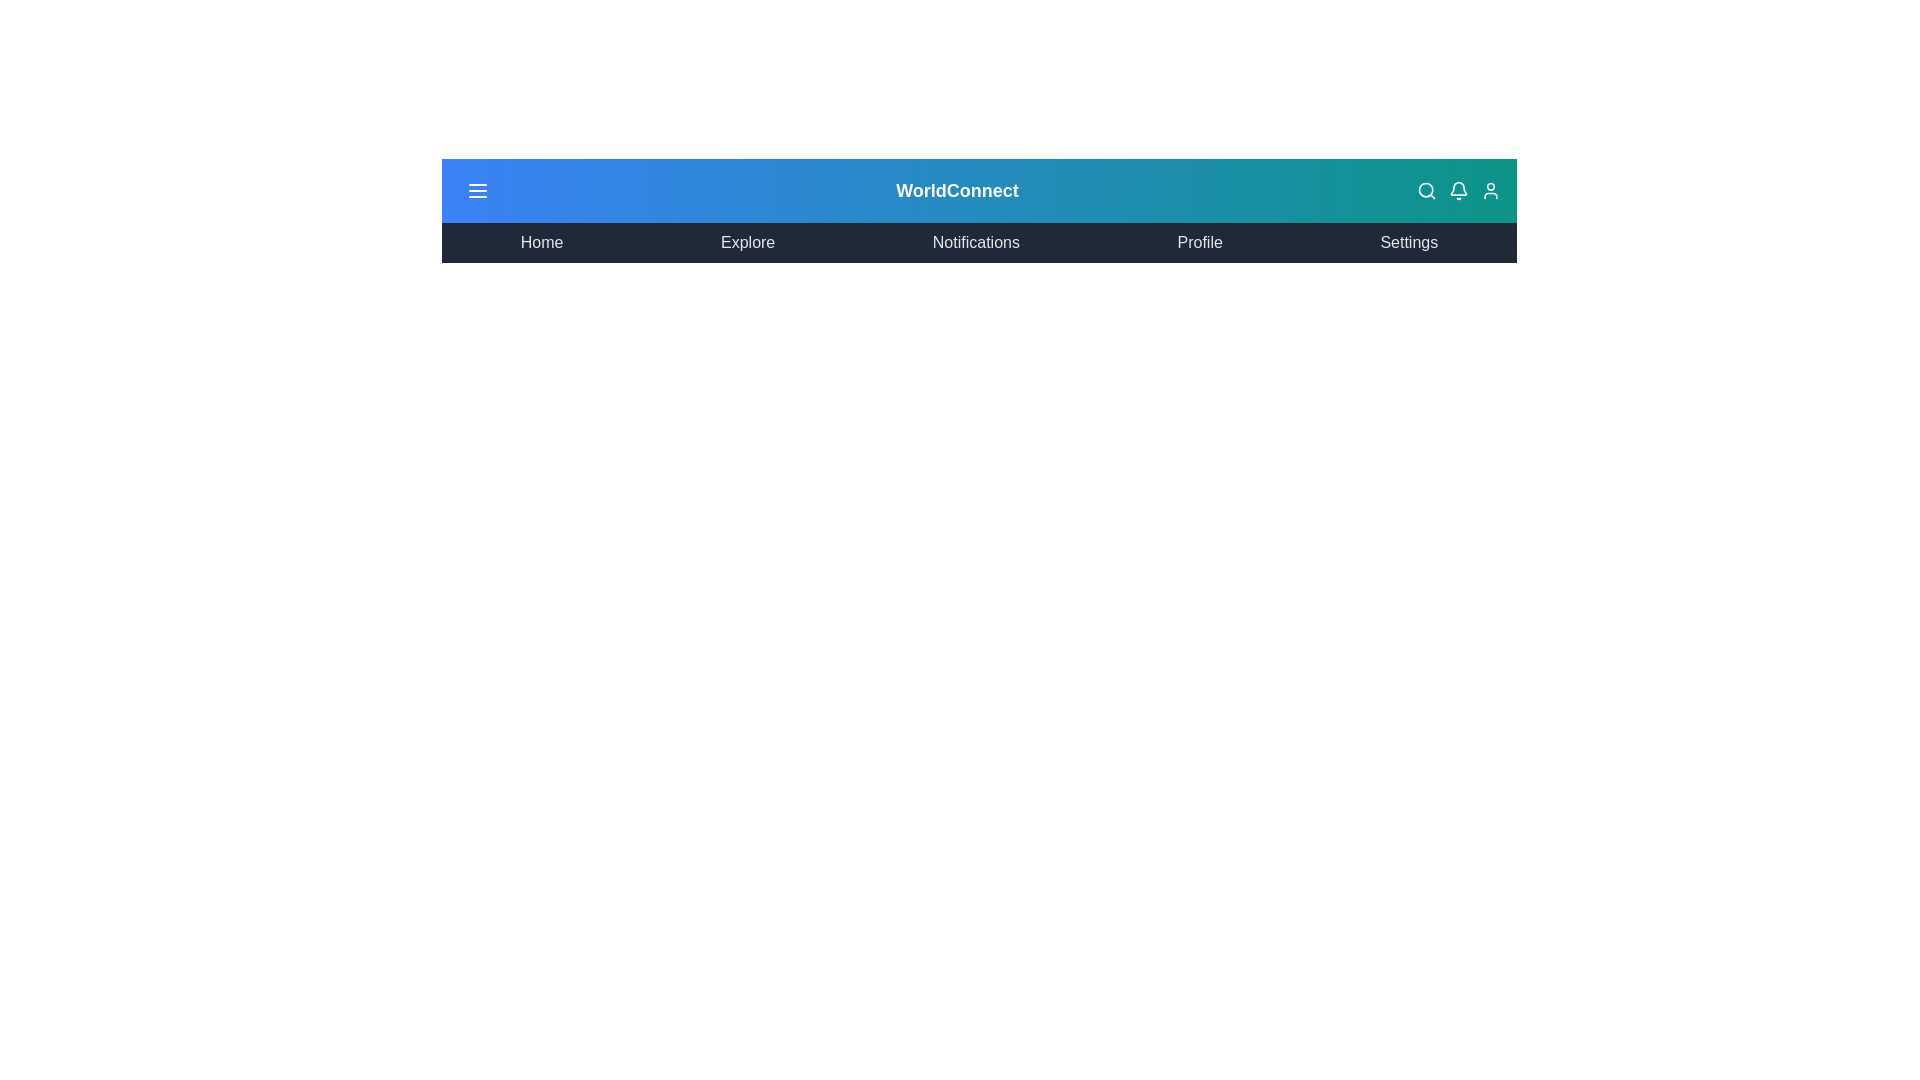  What do you see at coordinates (747, 242) in the screenshot?
I see `the menu item corresponding to Explore` at bounding box center [747, 242].